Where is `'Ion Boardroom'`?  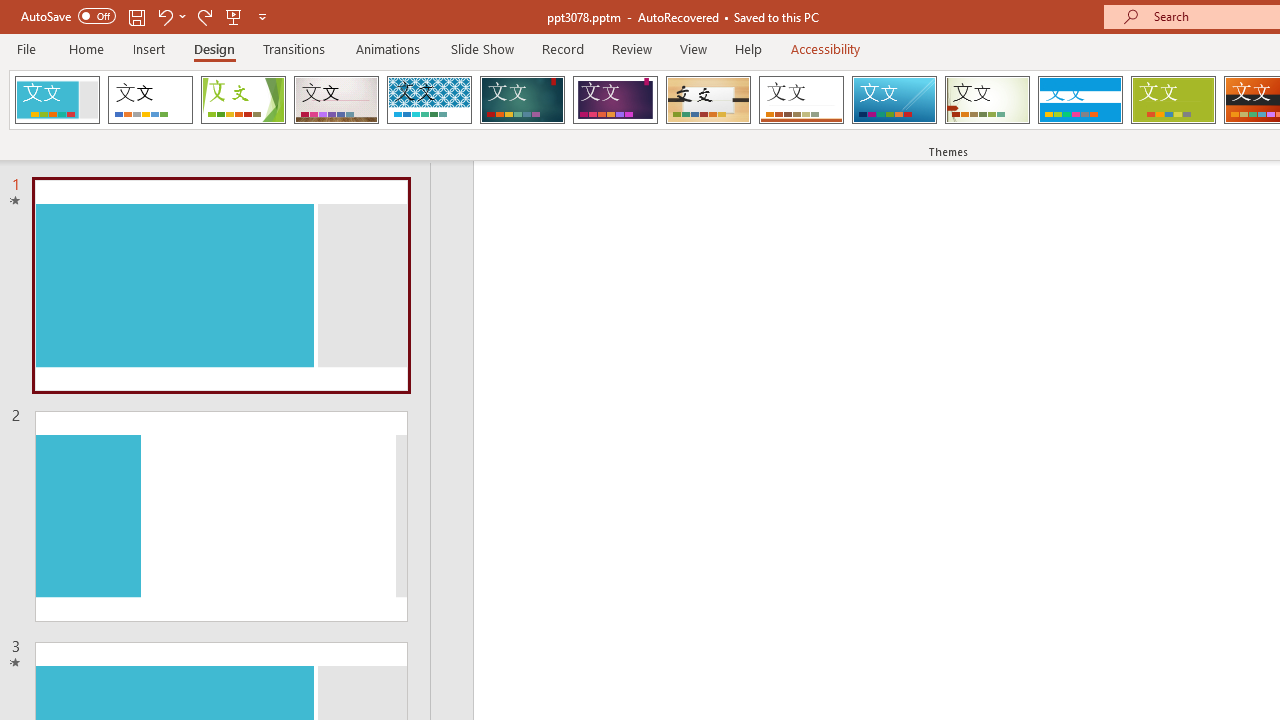
'Ion Boardroom' is located at coordinates (614, 100).